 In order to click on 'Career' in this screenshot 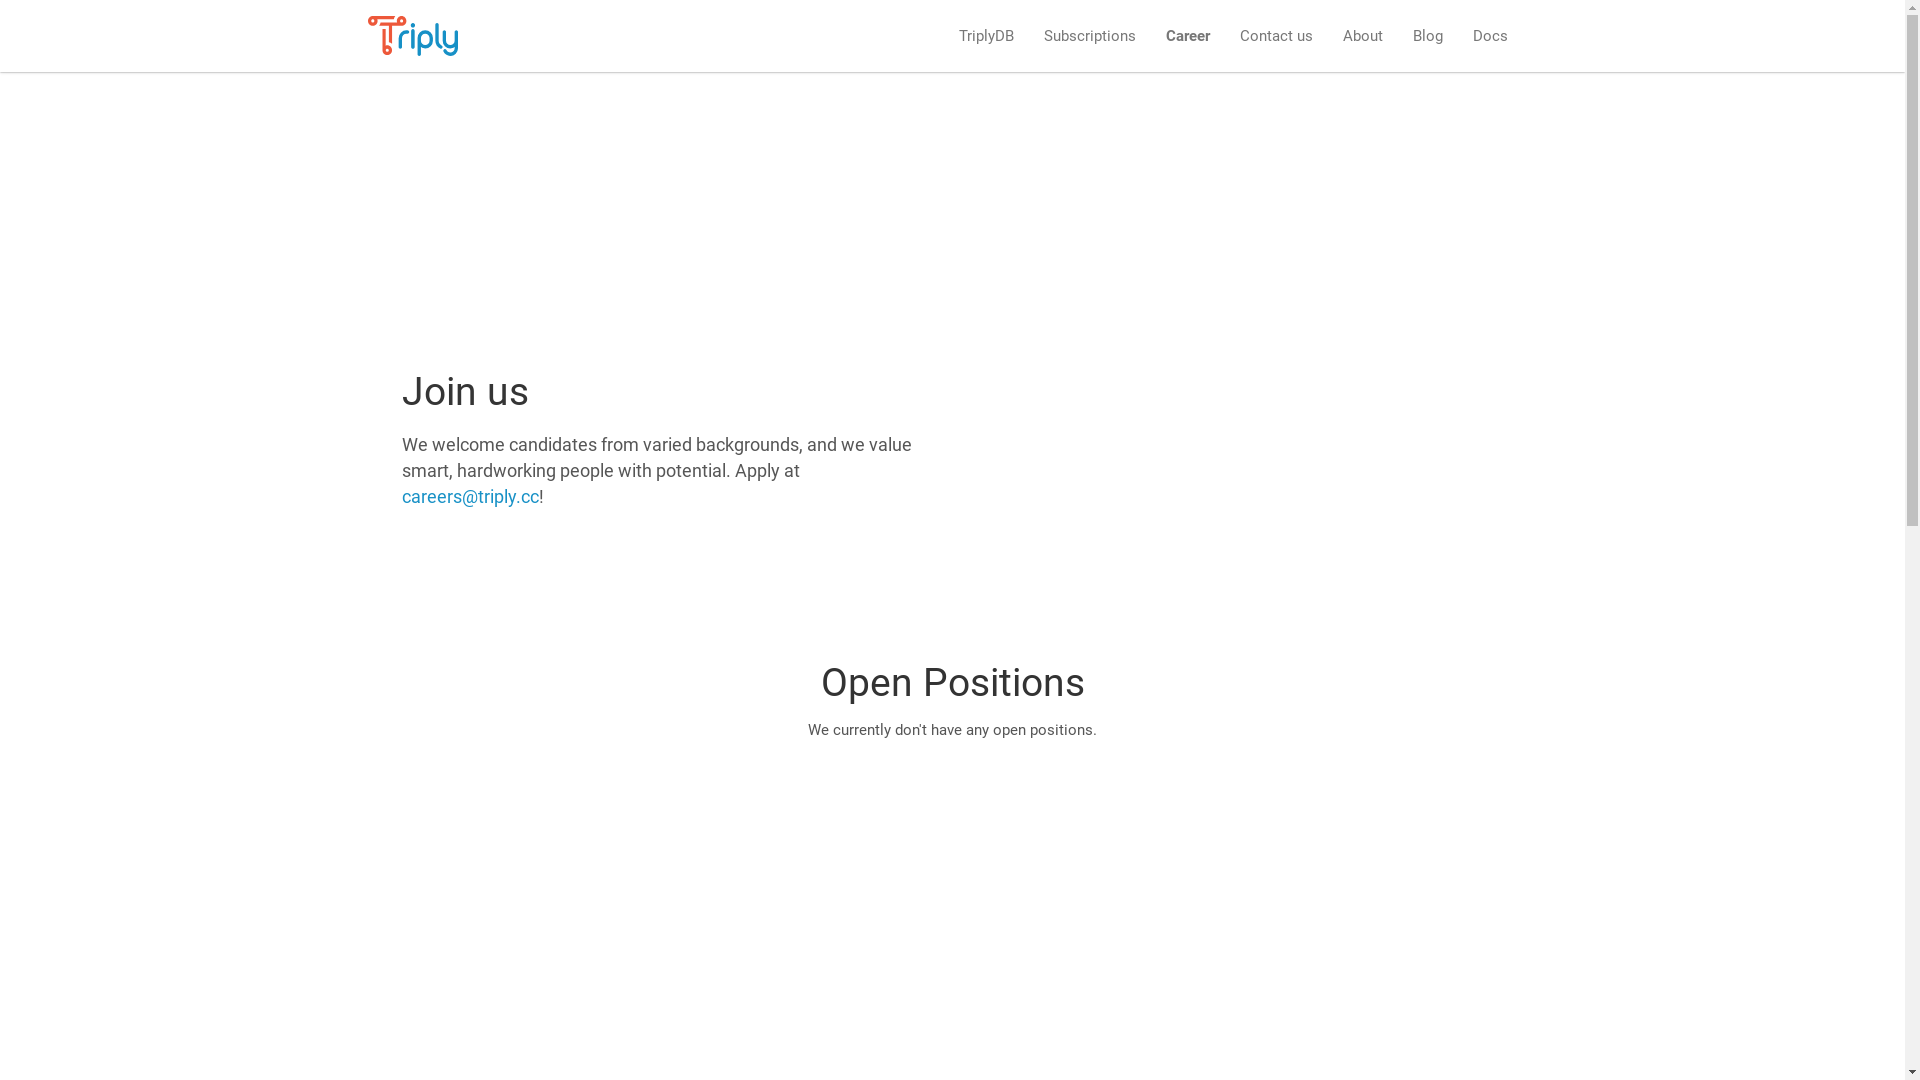, I will do `click(1186, 35)`.